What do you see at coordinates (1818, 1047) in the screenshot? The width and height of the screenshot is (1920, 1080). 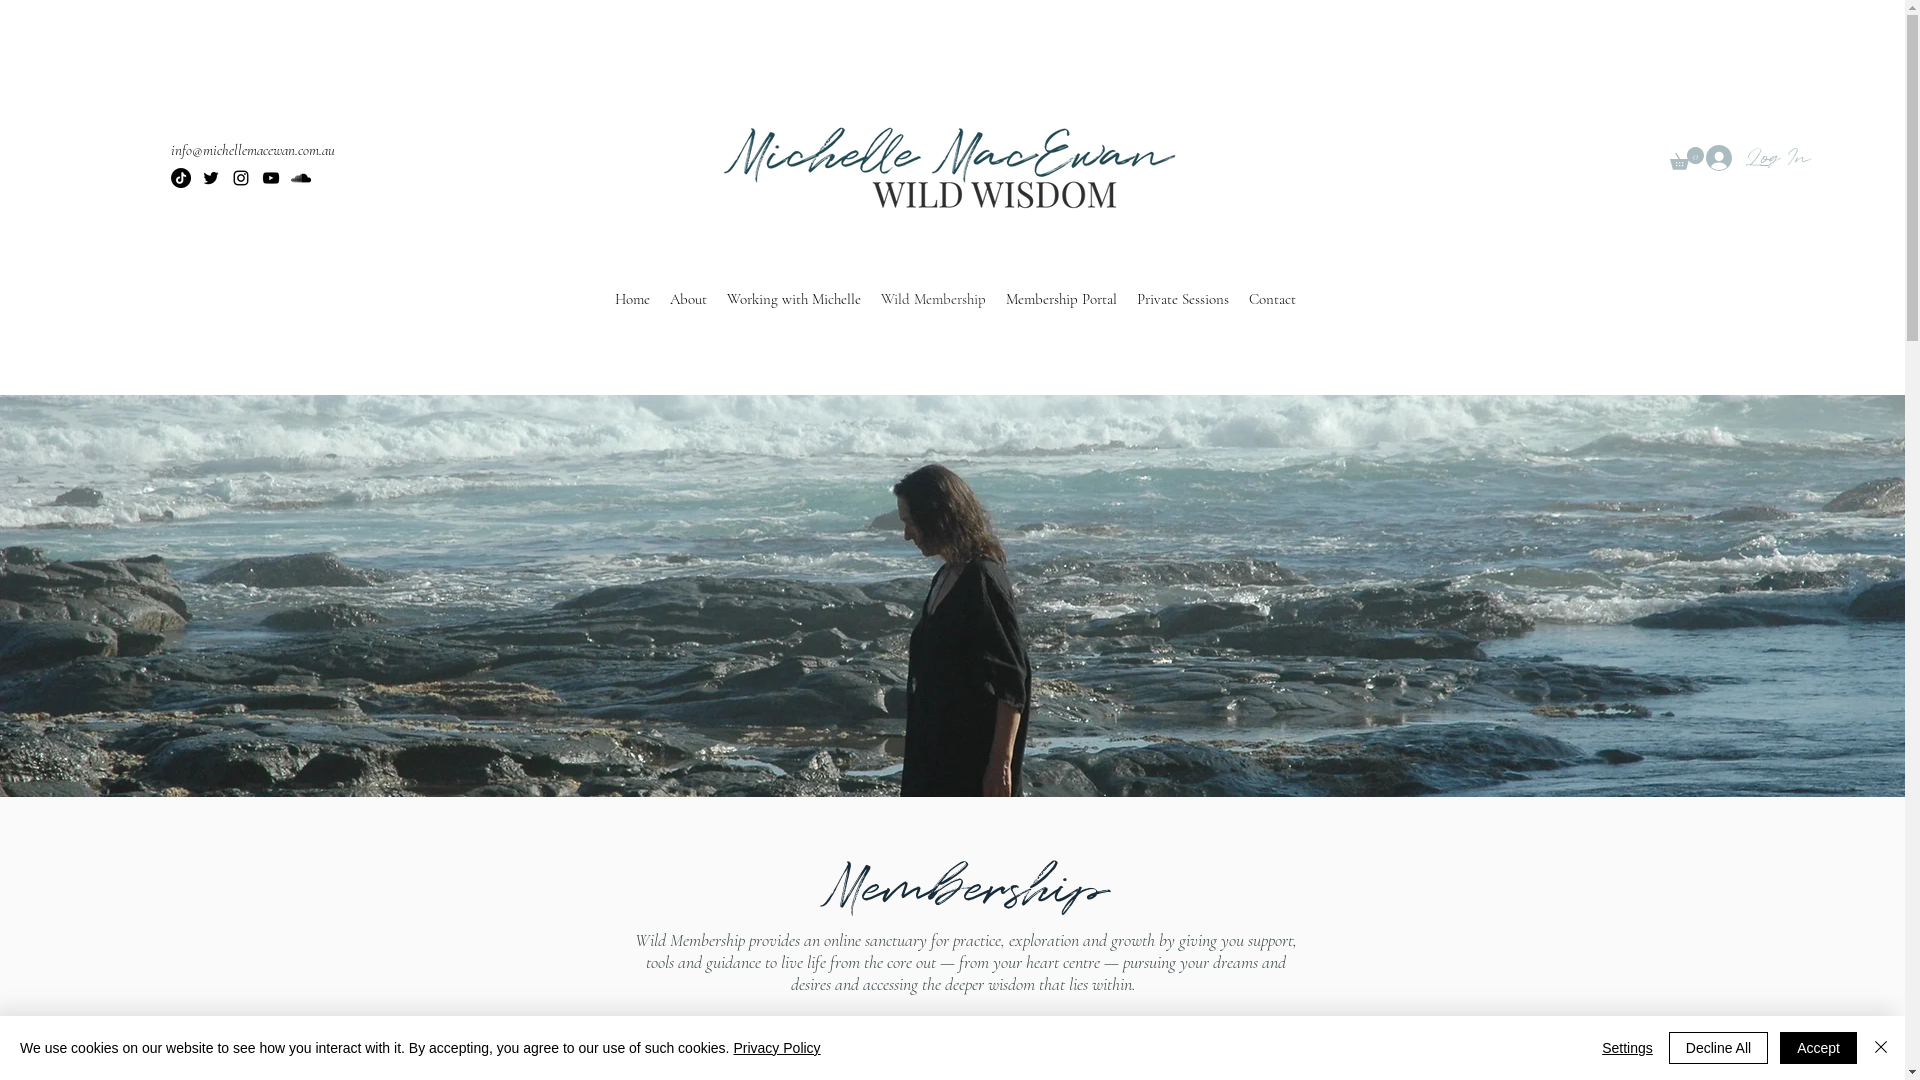 I see `'Accept'` at bounding box center [1818, 1047].